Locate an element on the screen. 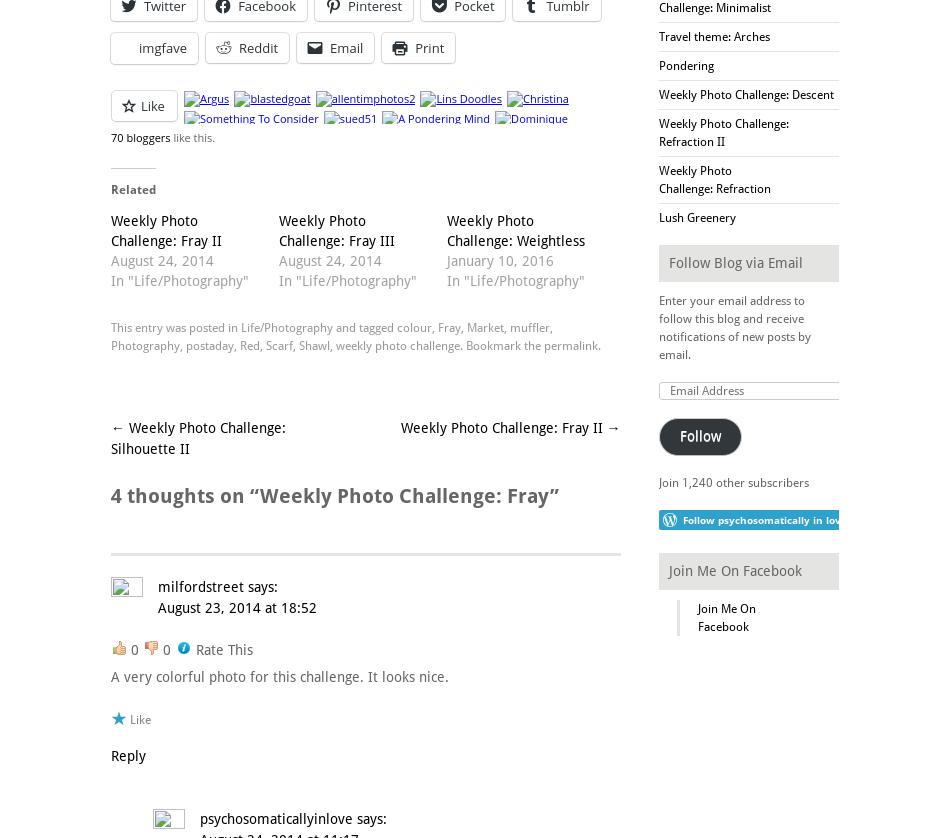 Image resolution: width=950 pixels, height=838 pixels. 'muffler' is located at coordinates (509, 325).